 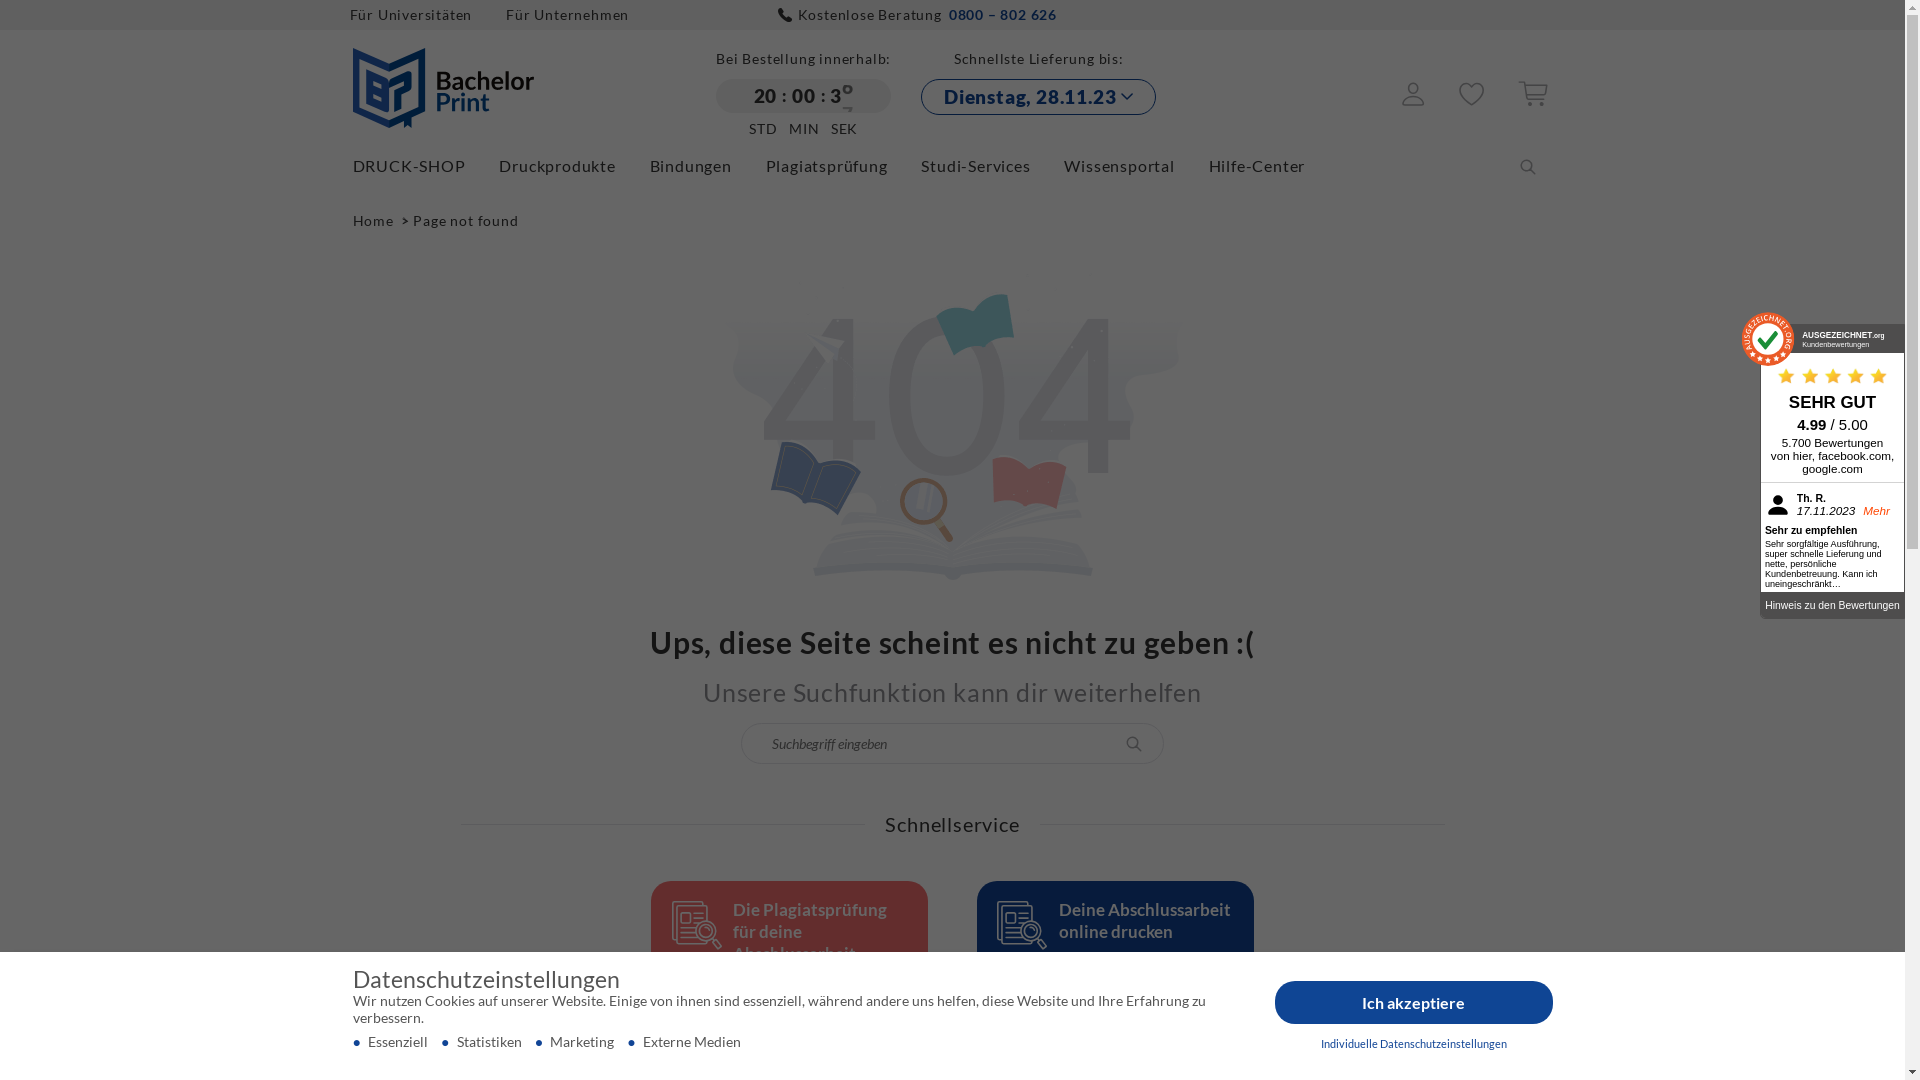 I want to click on 'Hinweis zu den Bewertungen', so click(x=1832, y=603).